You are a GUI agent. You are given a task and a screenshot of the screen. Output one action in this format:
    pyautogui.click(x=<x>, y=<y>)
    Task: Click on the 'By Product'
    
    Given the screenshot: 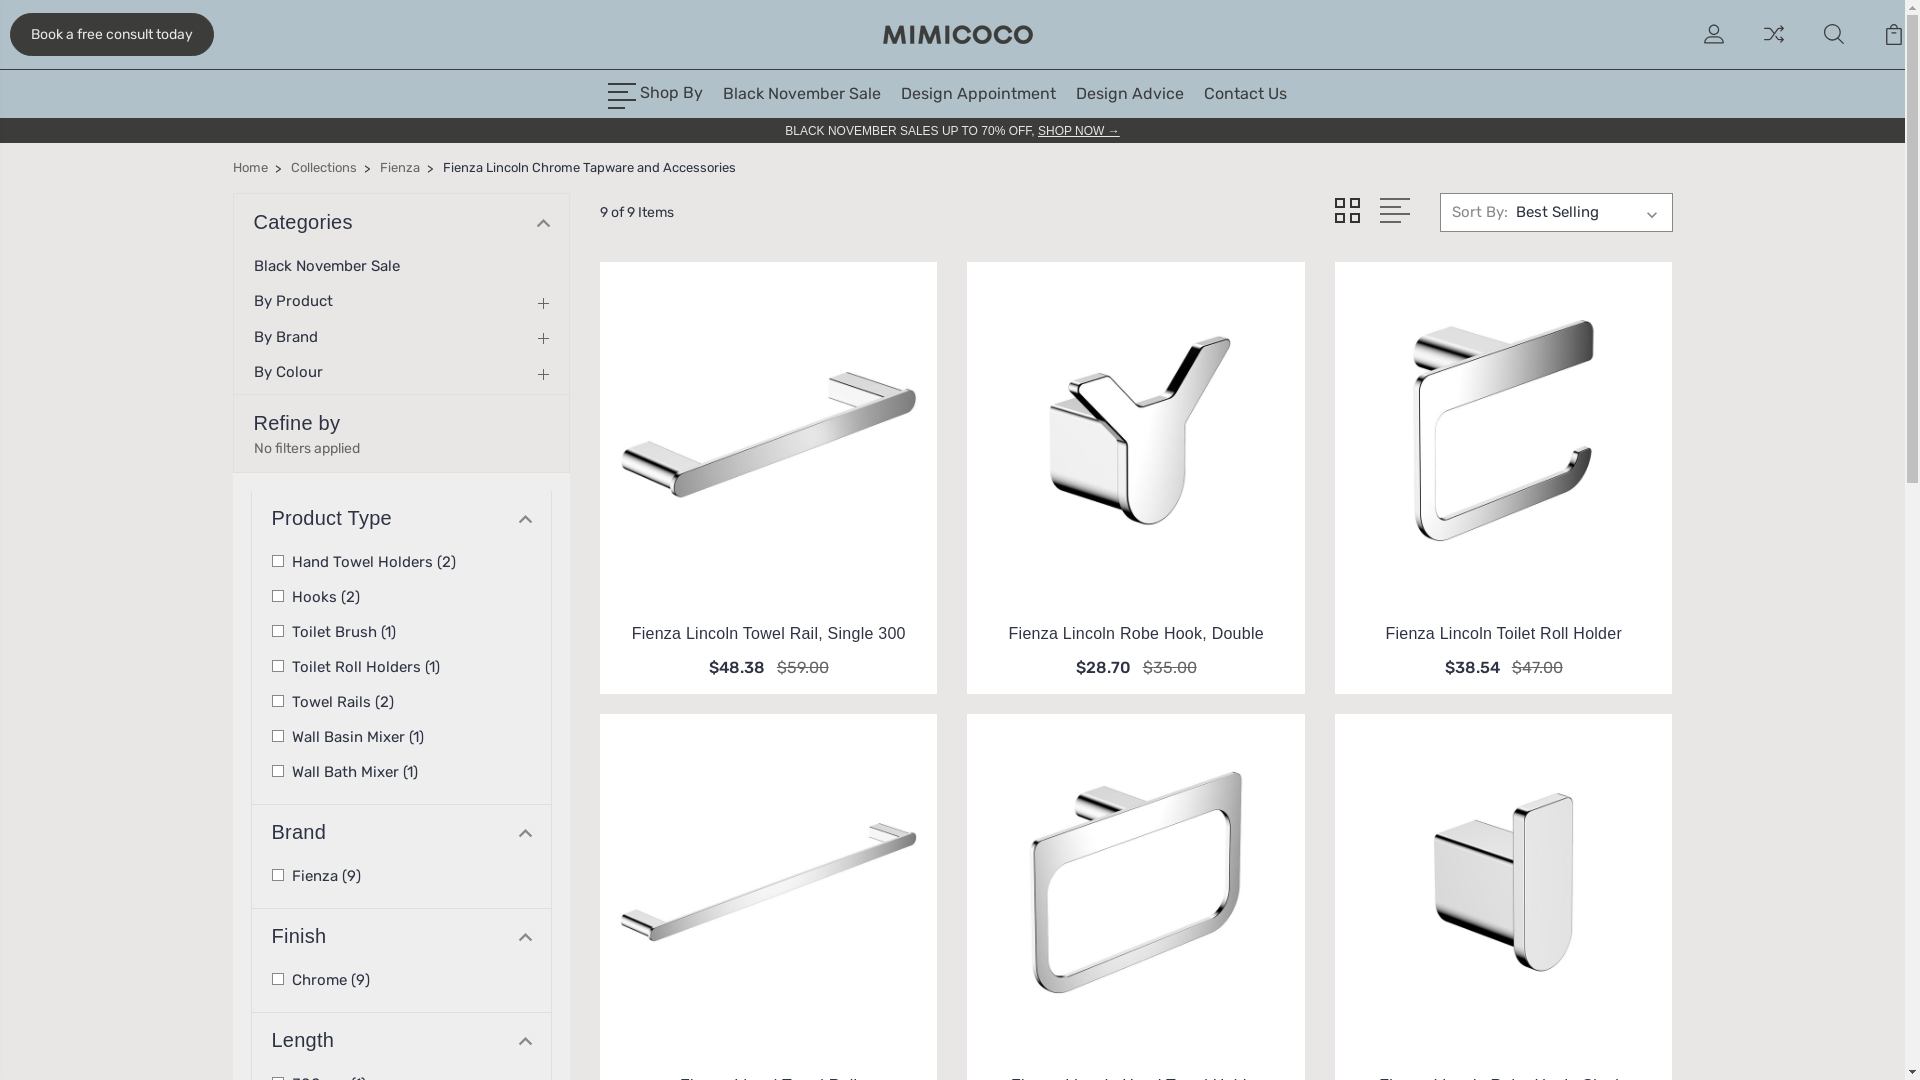 What is the action you would take?
    pyautogui.click(x=253, y=300)
    